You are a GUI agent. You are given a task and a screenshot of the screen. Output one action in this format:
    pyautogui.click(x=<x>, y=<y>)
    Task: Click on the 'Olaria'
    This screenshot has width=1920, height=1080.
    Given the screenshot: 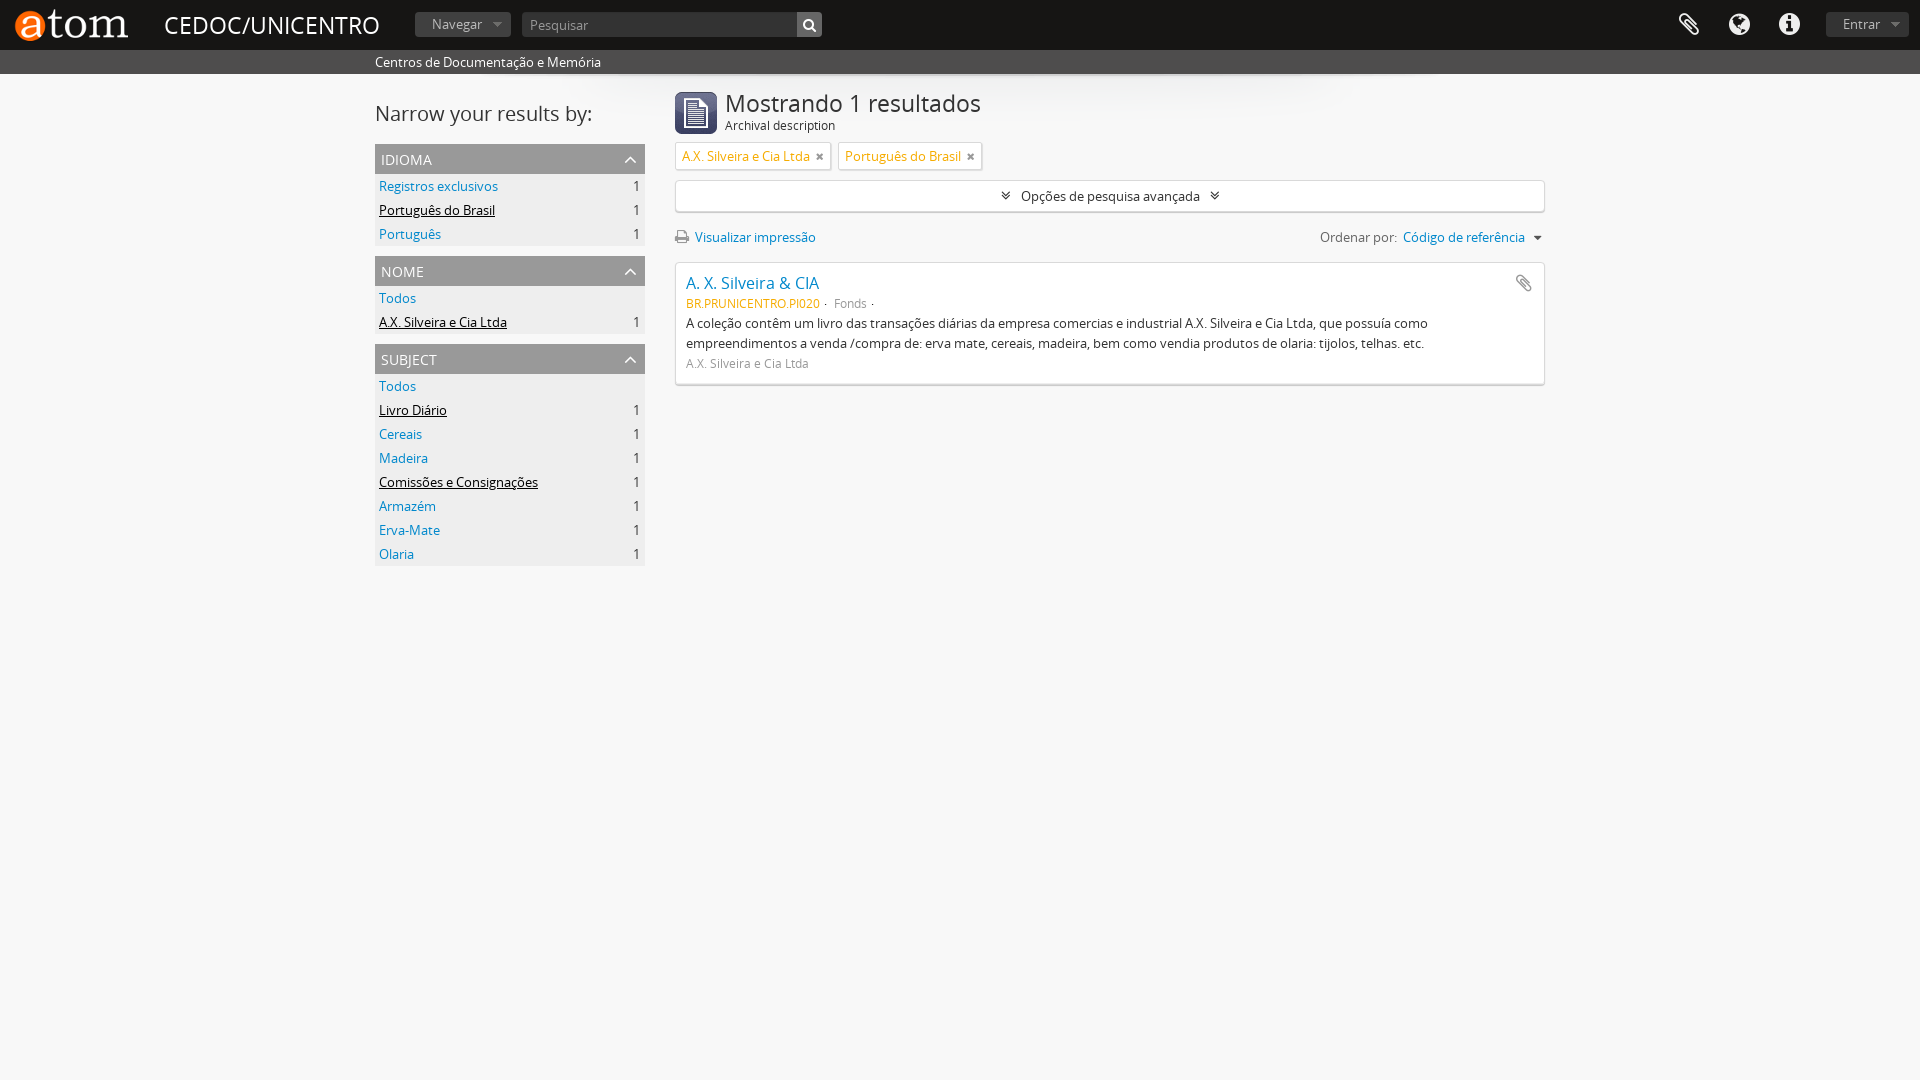 What is the action you would take?
    pyautogui.click(x=379, y=554)
    